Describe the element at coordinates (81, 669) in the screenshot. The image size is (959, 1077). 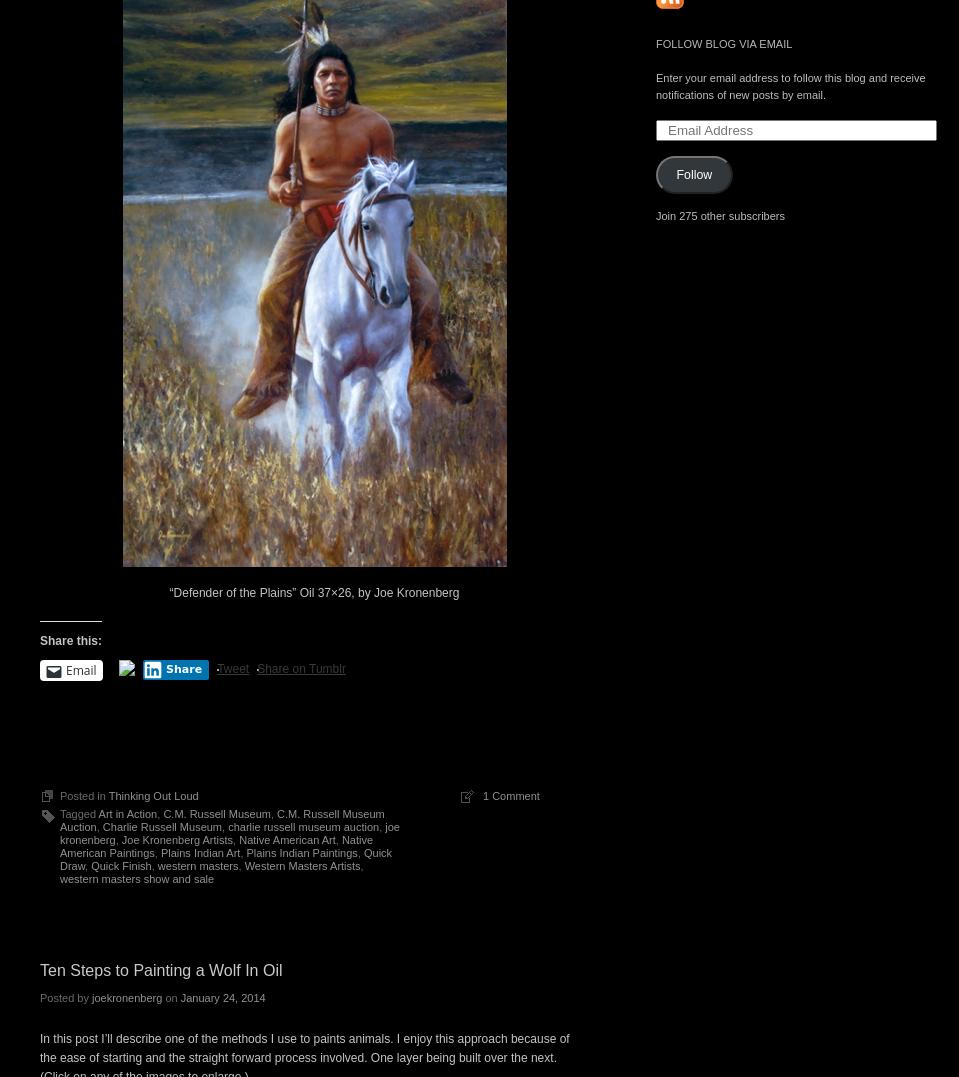
I see `'Email'` at that location.